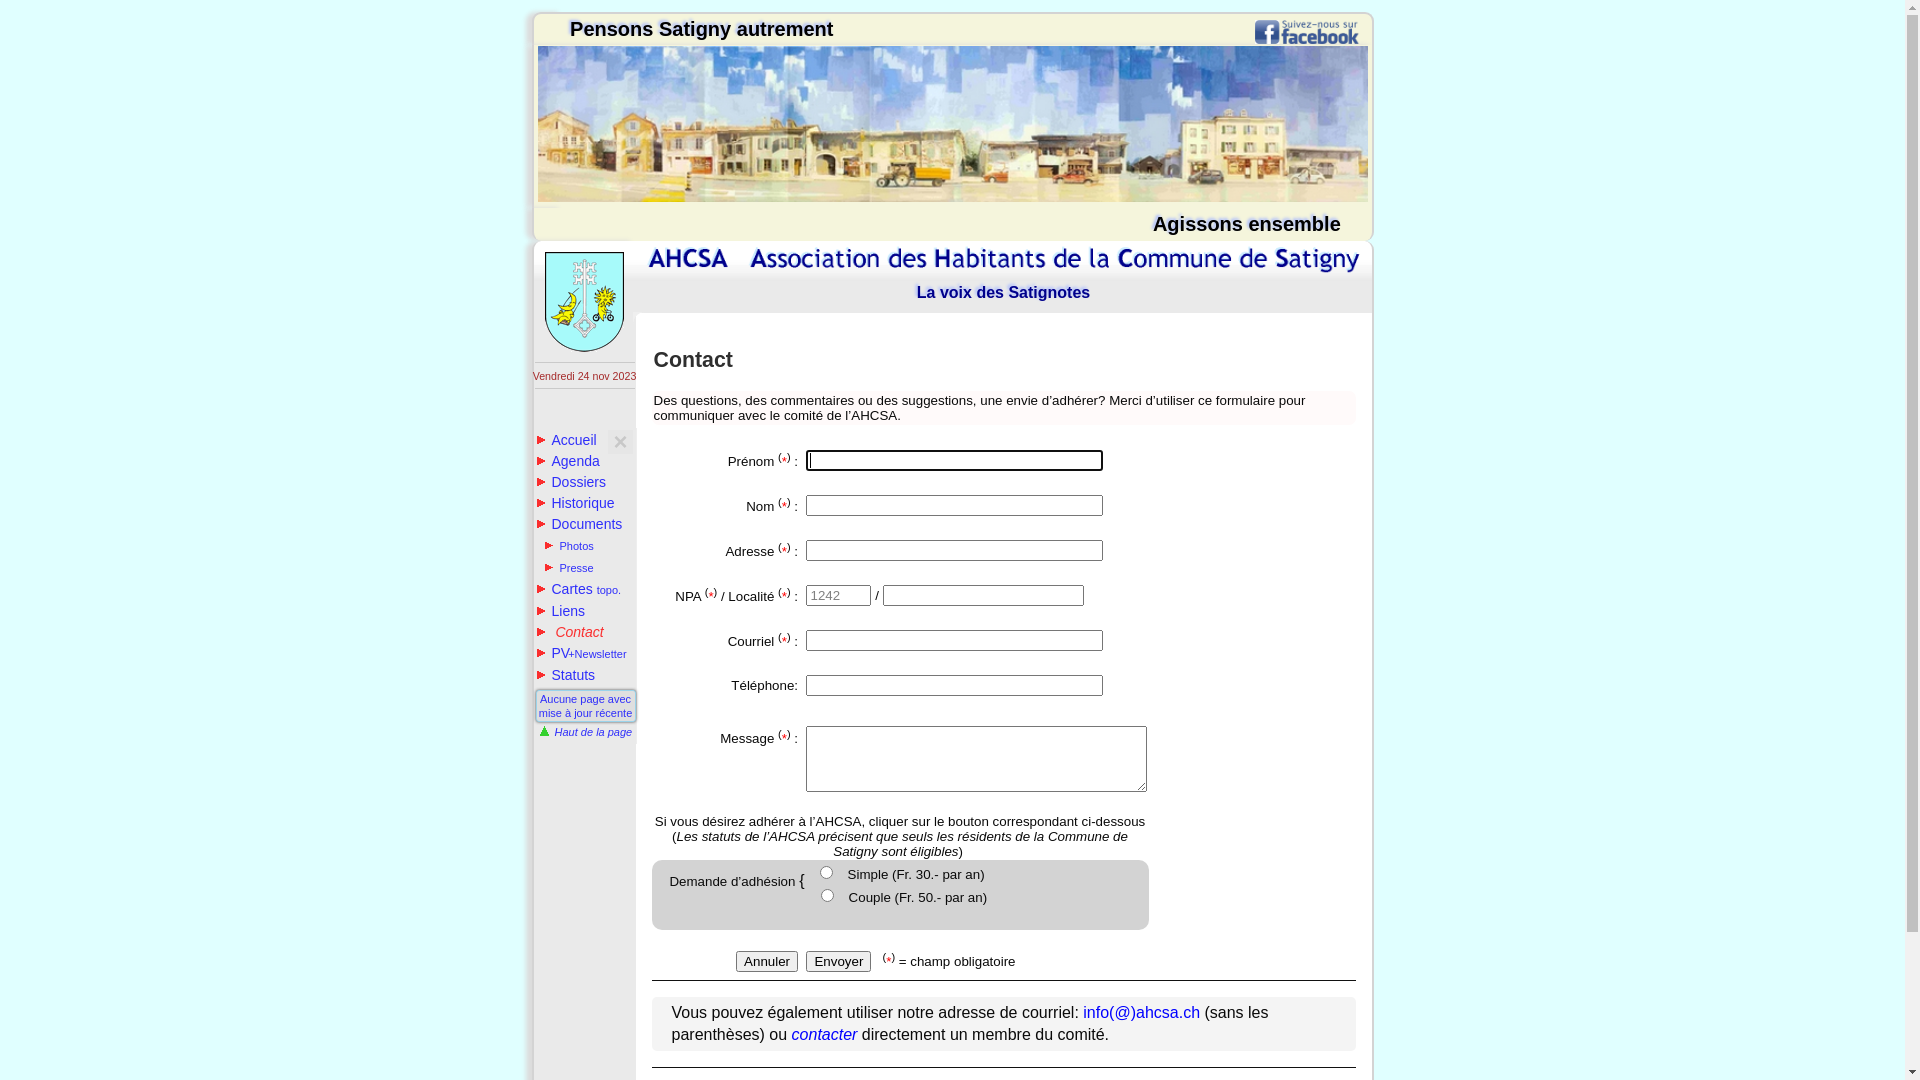 The image size is (1920, 1080). I want to click on 'Photos', so click(568, 546).